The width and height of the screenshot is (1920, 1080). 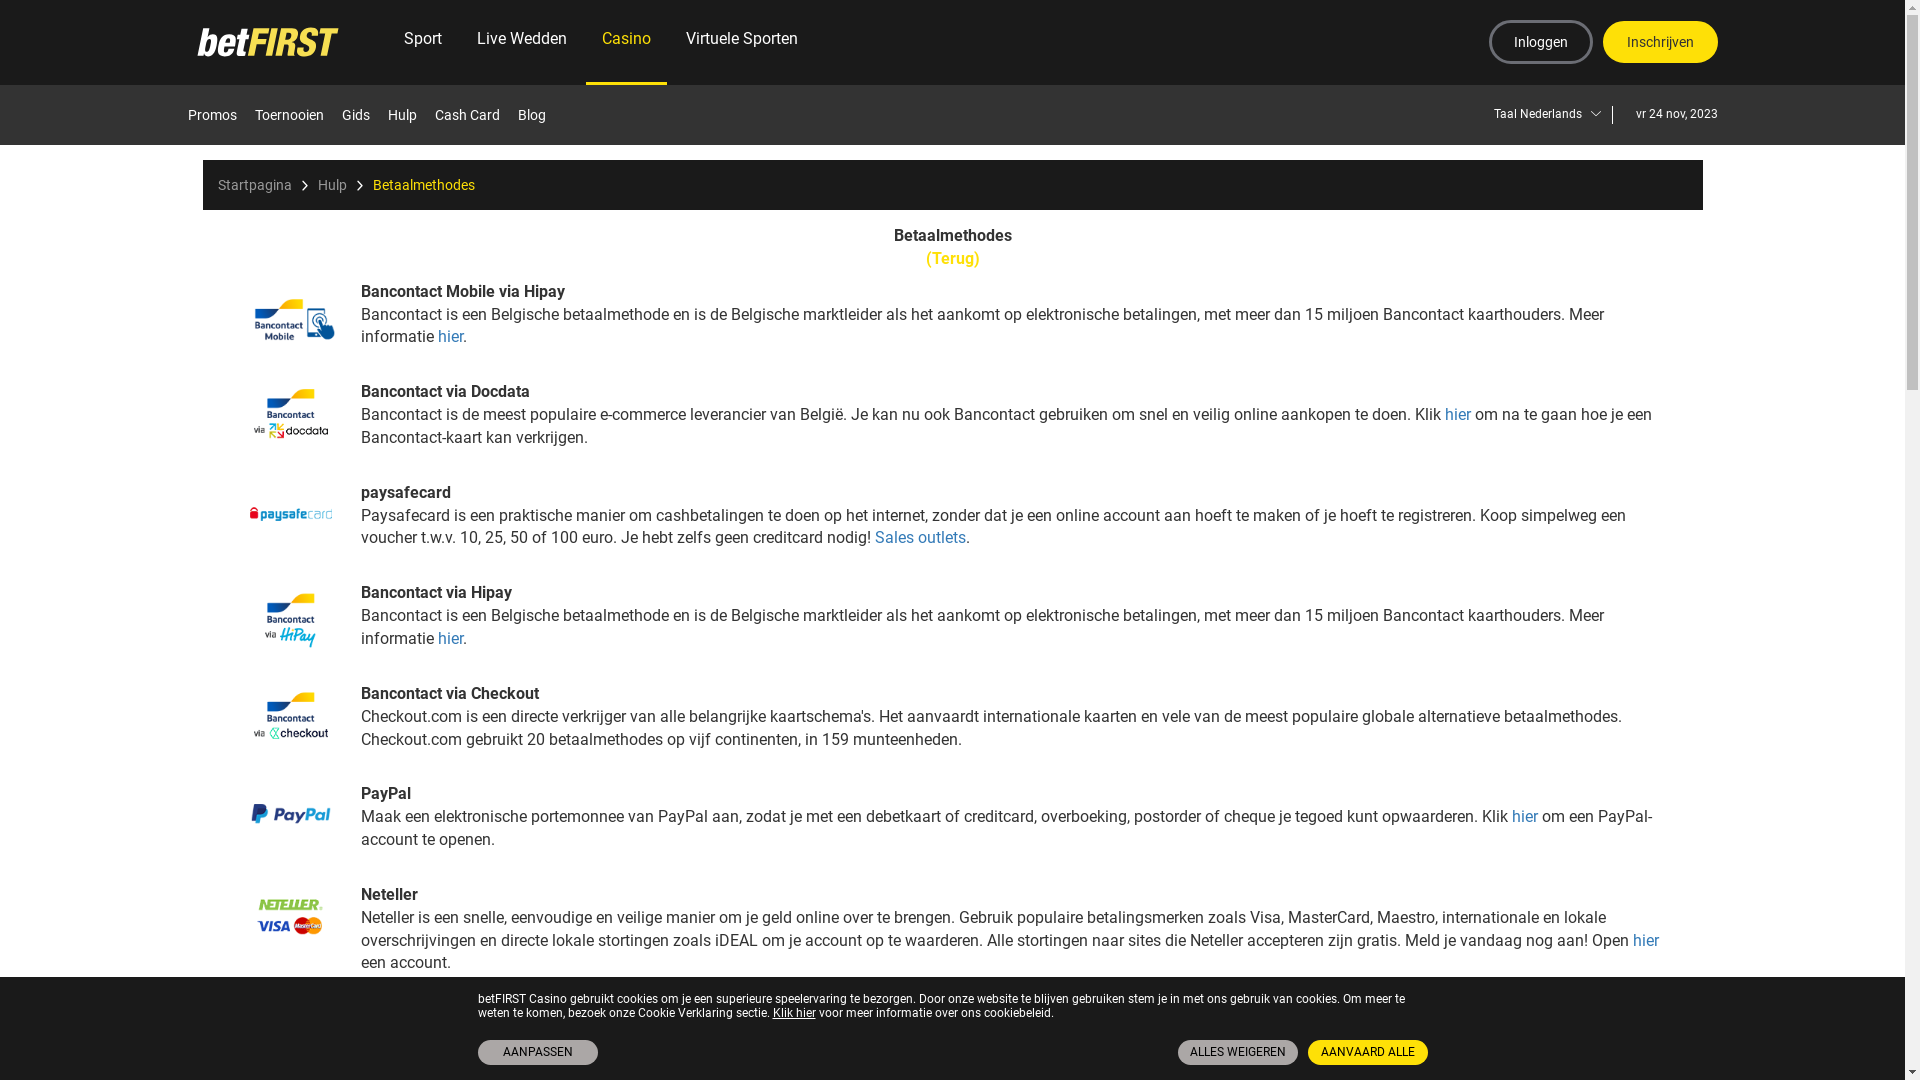 I want to click on 'Hulp', so click(x=388, y=115).